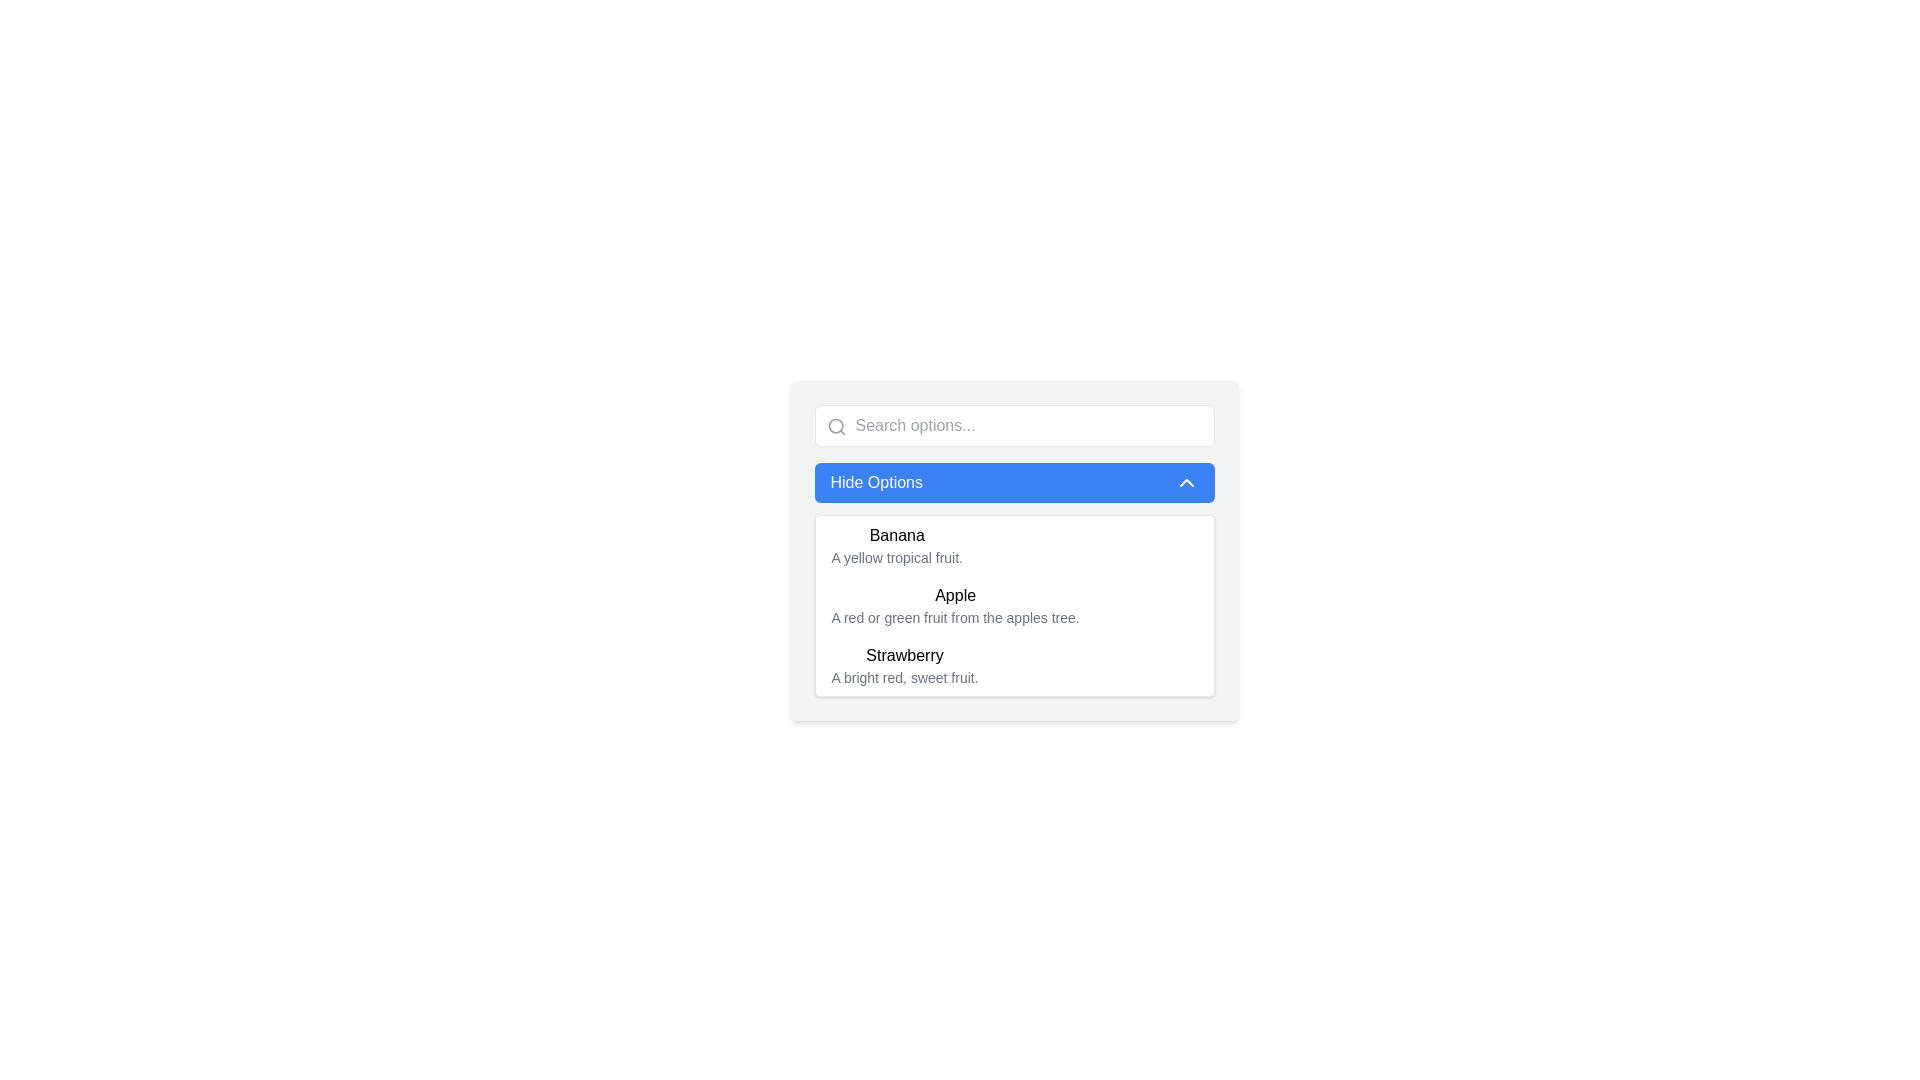 This screenshot has height=1080, width=1920. What do you see at coordinates (954, 616) in the screenshot?
I see `descriptive text 'A red or green fruit from the apples tree.' located beneath the 'Apple' title in the dropdown list` at bounding box center [954, 616].